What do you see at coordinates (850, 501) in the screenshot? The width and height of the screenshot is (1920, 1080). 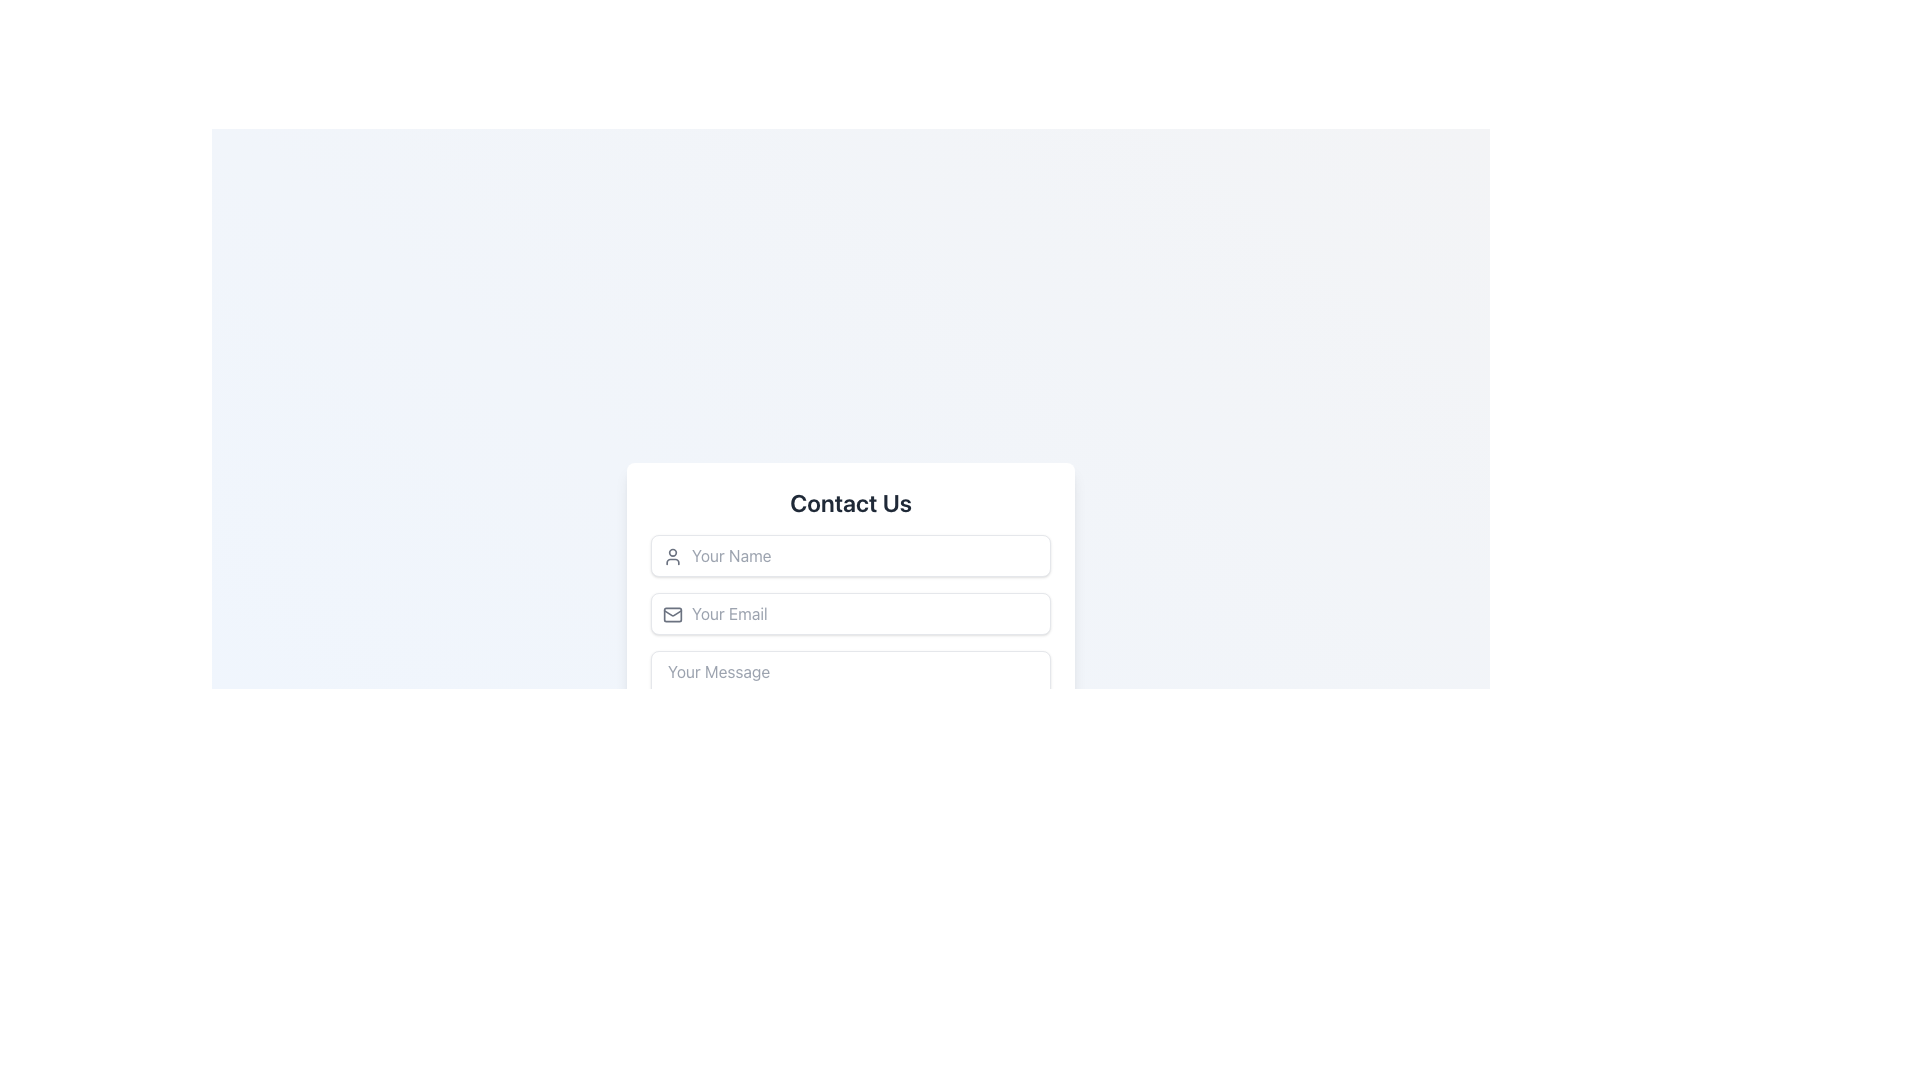 I see `the 'Contact Us' text label, which is a bold heading displayed at the top of a form-oriented card interface` at bounding box center [850, 501].